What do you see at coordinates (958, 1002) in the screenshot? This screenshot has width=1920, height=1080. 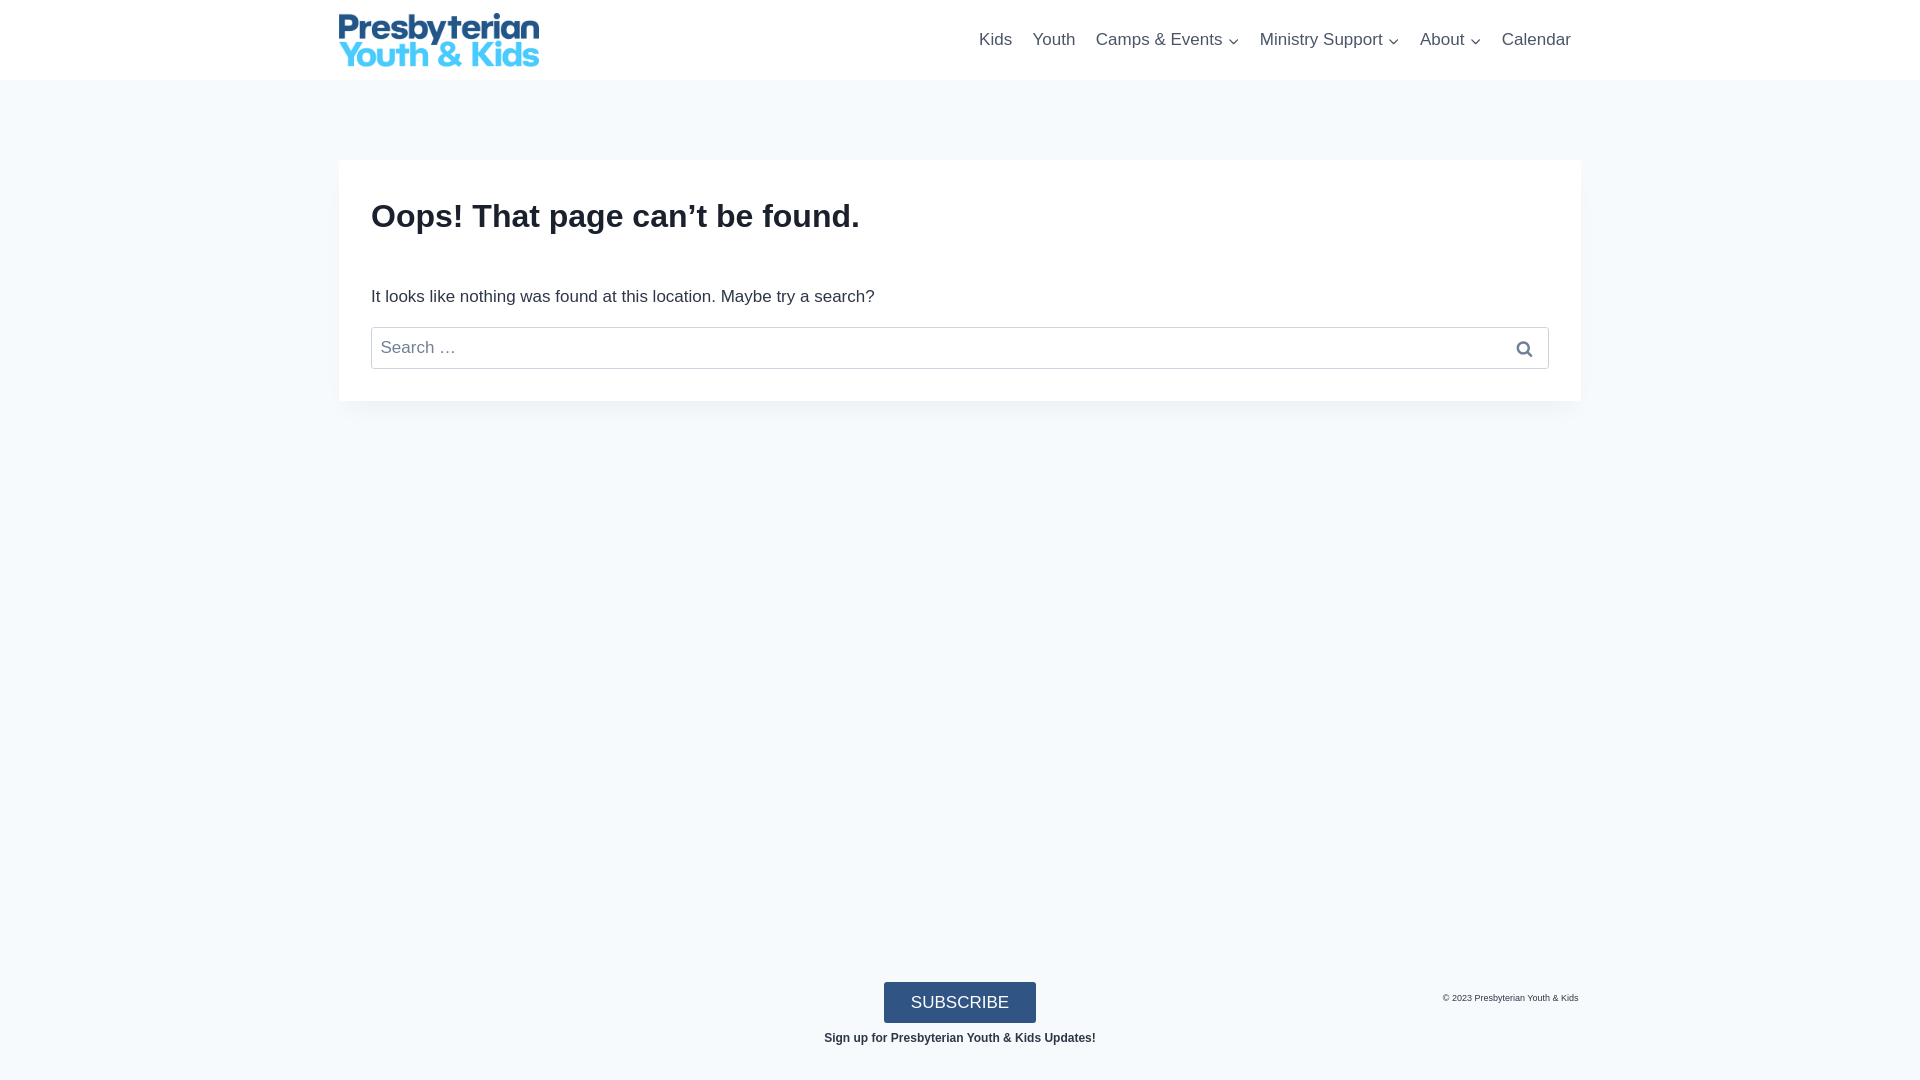 I see `'  SUBSCRIBE  '` at bounding box center [958, 1002].